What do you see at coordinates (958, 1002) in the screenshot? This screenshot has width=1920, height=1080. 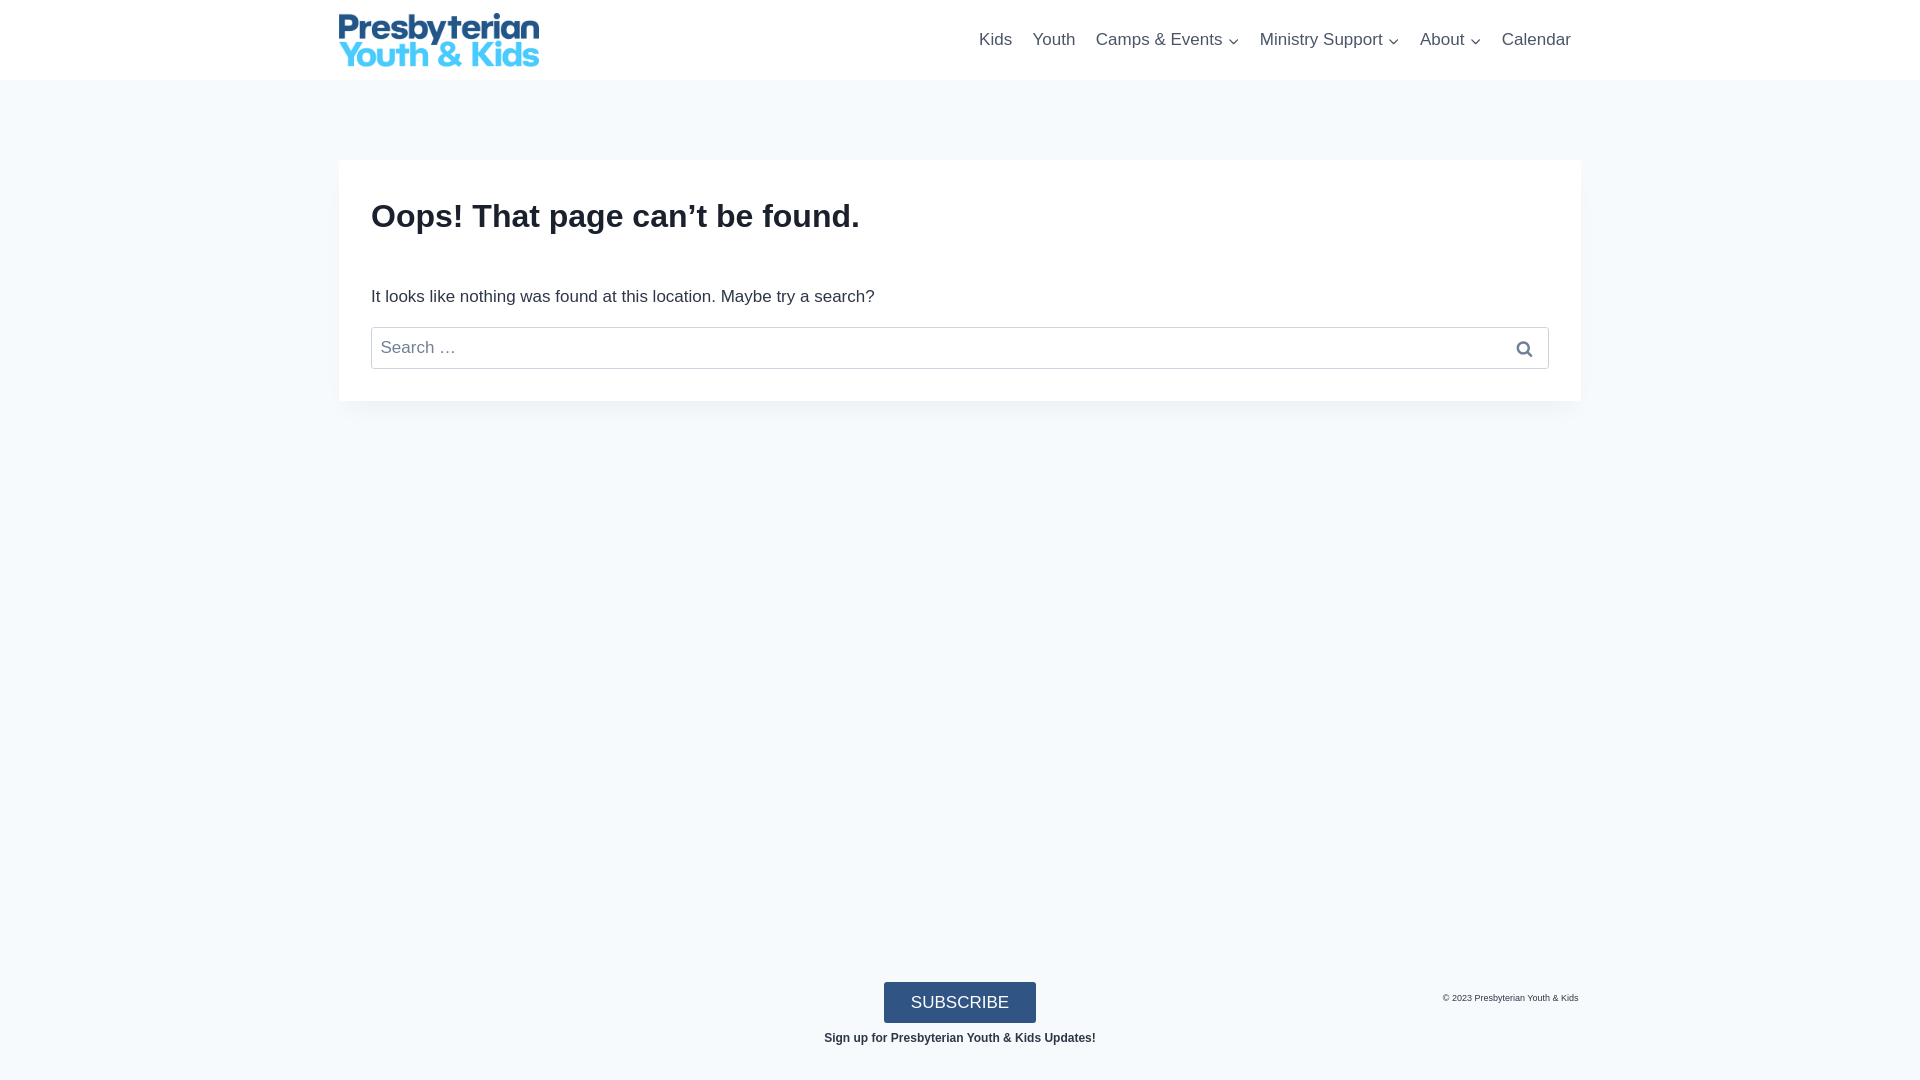 I see `'  SUBSCRIBE  '` at bounding box center [958, 1002].